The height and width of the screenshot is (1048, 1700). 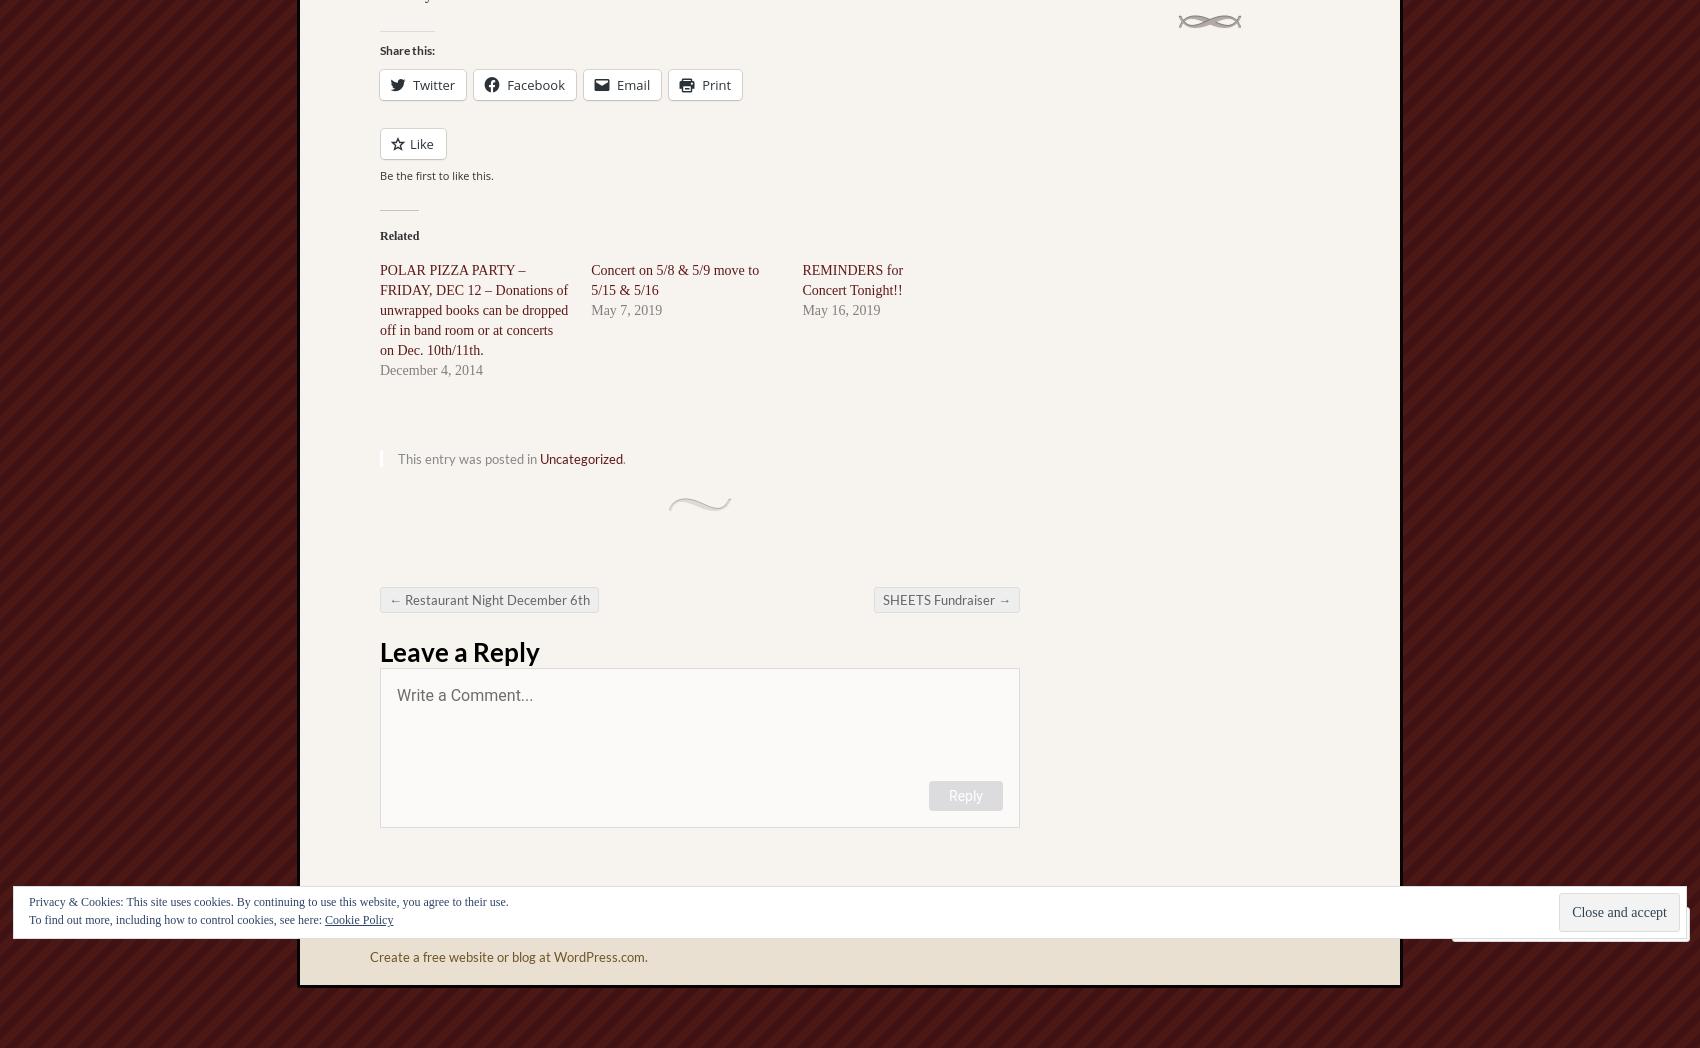 I want to click on 'Create a free website or blog at WordPress.com.', so click(x=368, y=957).